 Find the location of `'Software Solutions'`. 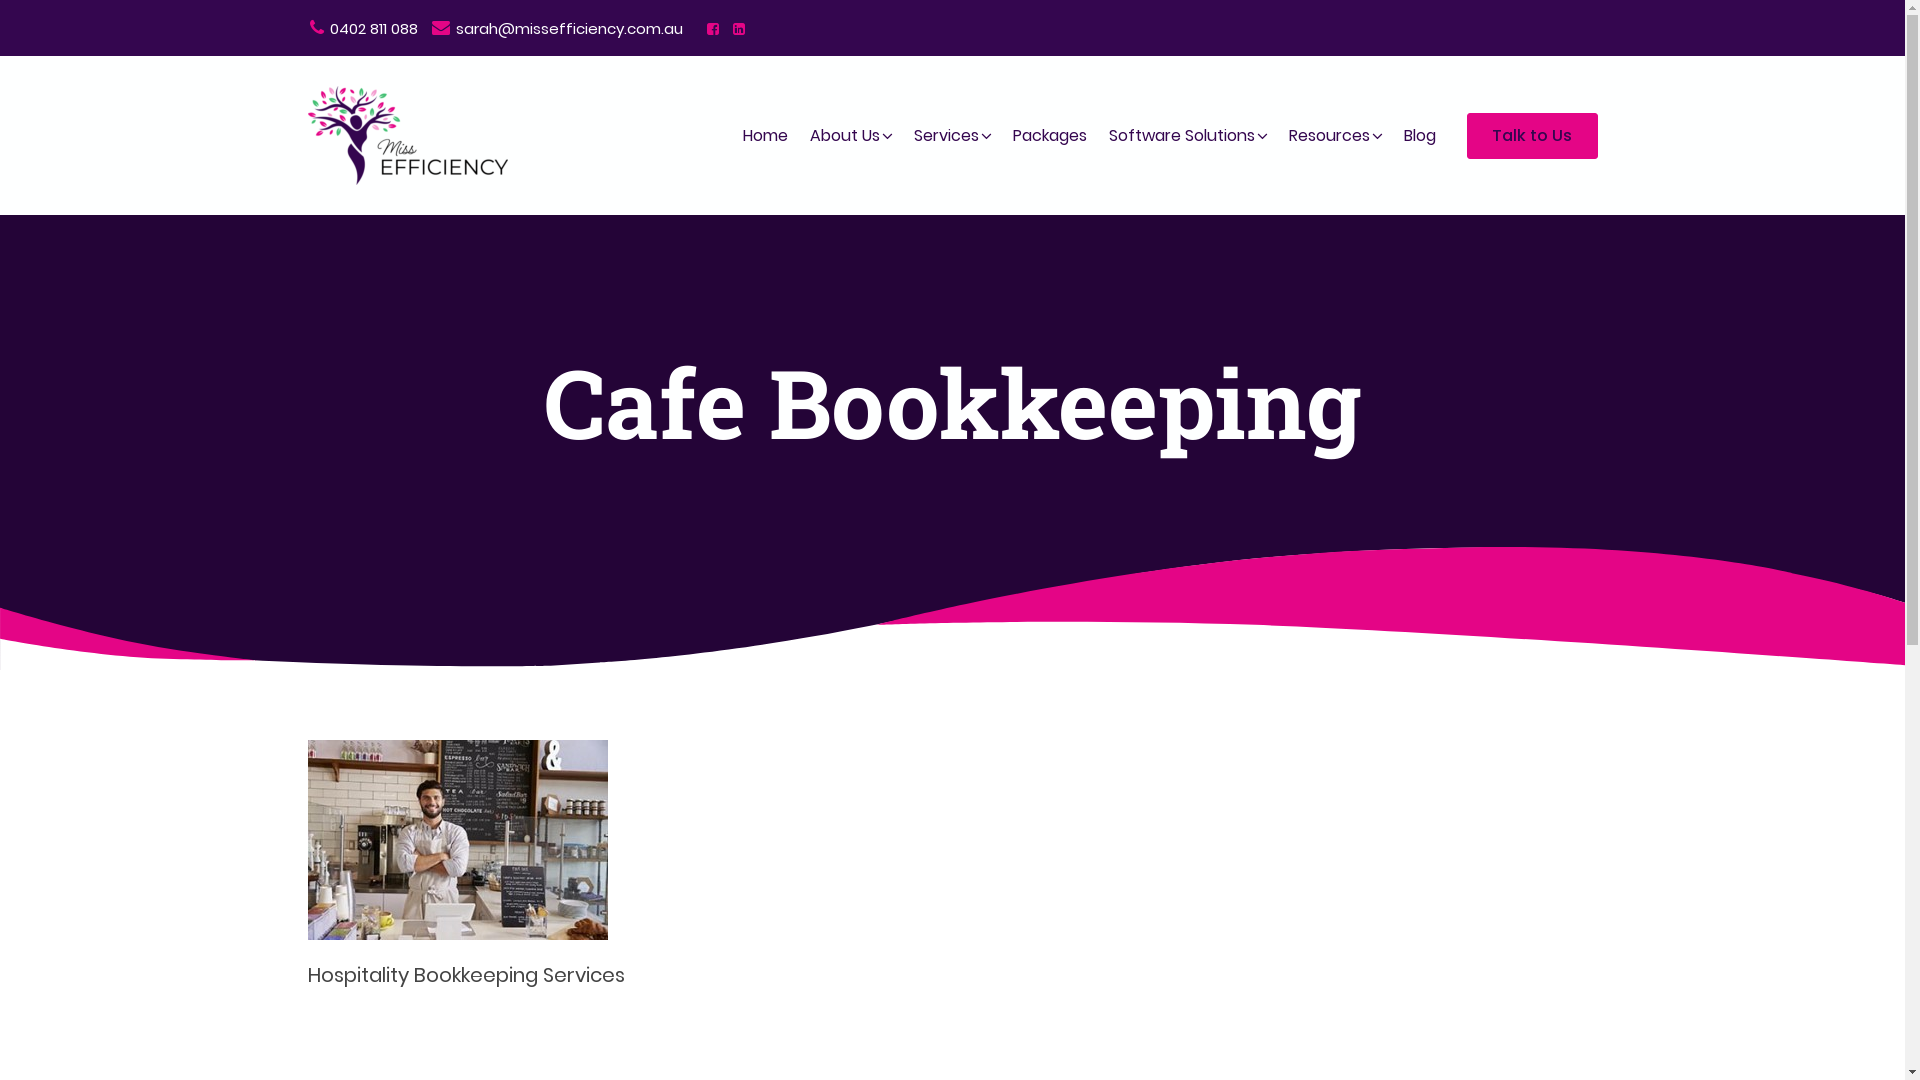

'Software Solutions' is located at coordinates (1181, 135).